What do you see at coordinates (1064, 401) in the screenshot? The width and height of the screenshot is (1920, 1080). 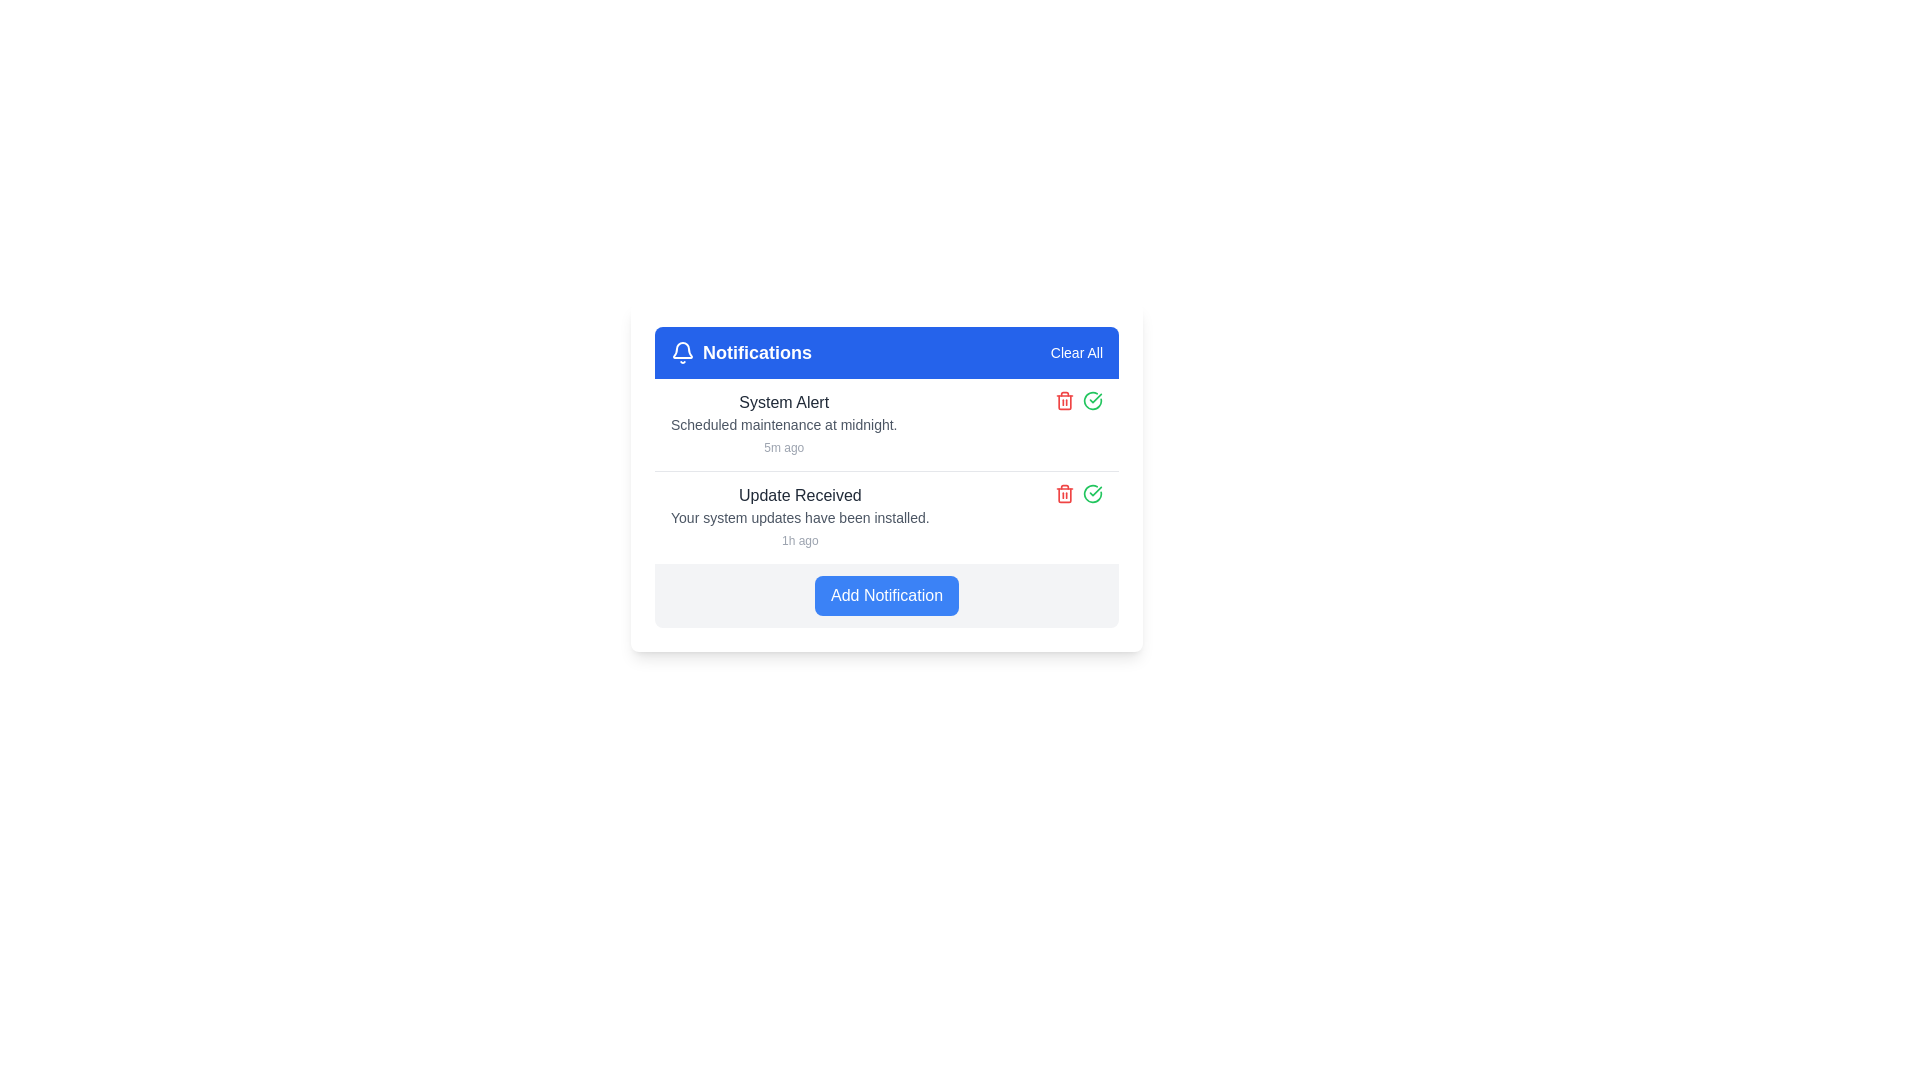 I see `the red trash icon located in the notification panel under the 'System Alert' item` at bounding box center [1064, 401].